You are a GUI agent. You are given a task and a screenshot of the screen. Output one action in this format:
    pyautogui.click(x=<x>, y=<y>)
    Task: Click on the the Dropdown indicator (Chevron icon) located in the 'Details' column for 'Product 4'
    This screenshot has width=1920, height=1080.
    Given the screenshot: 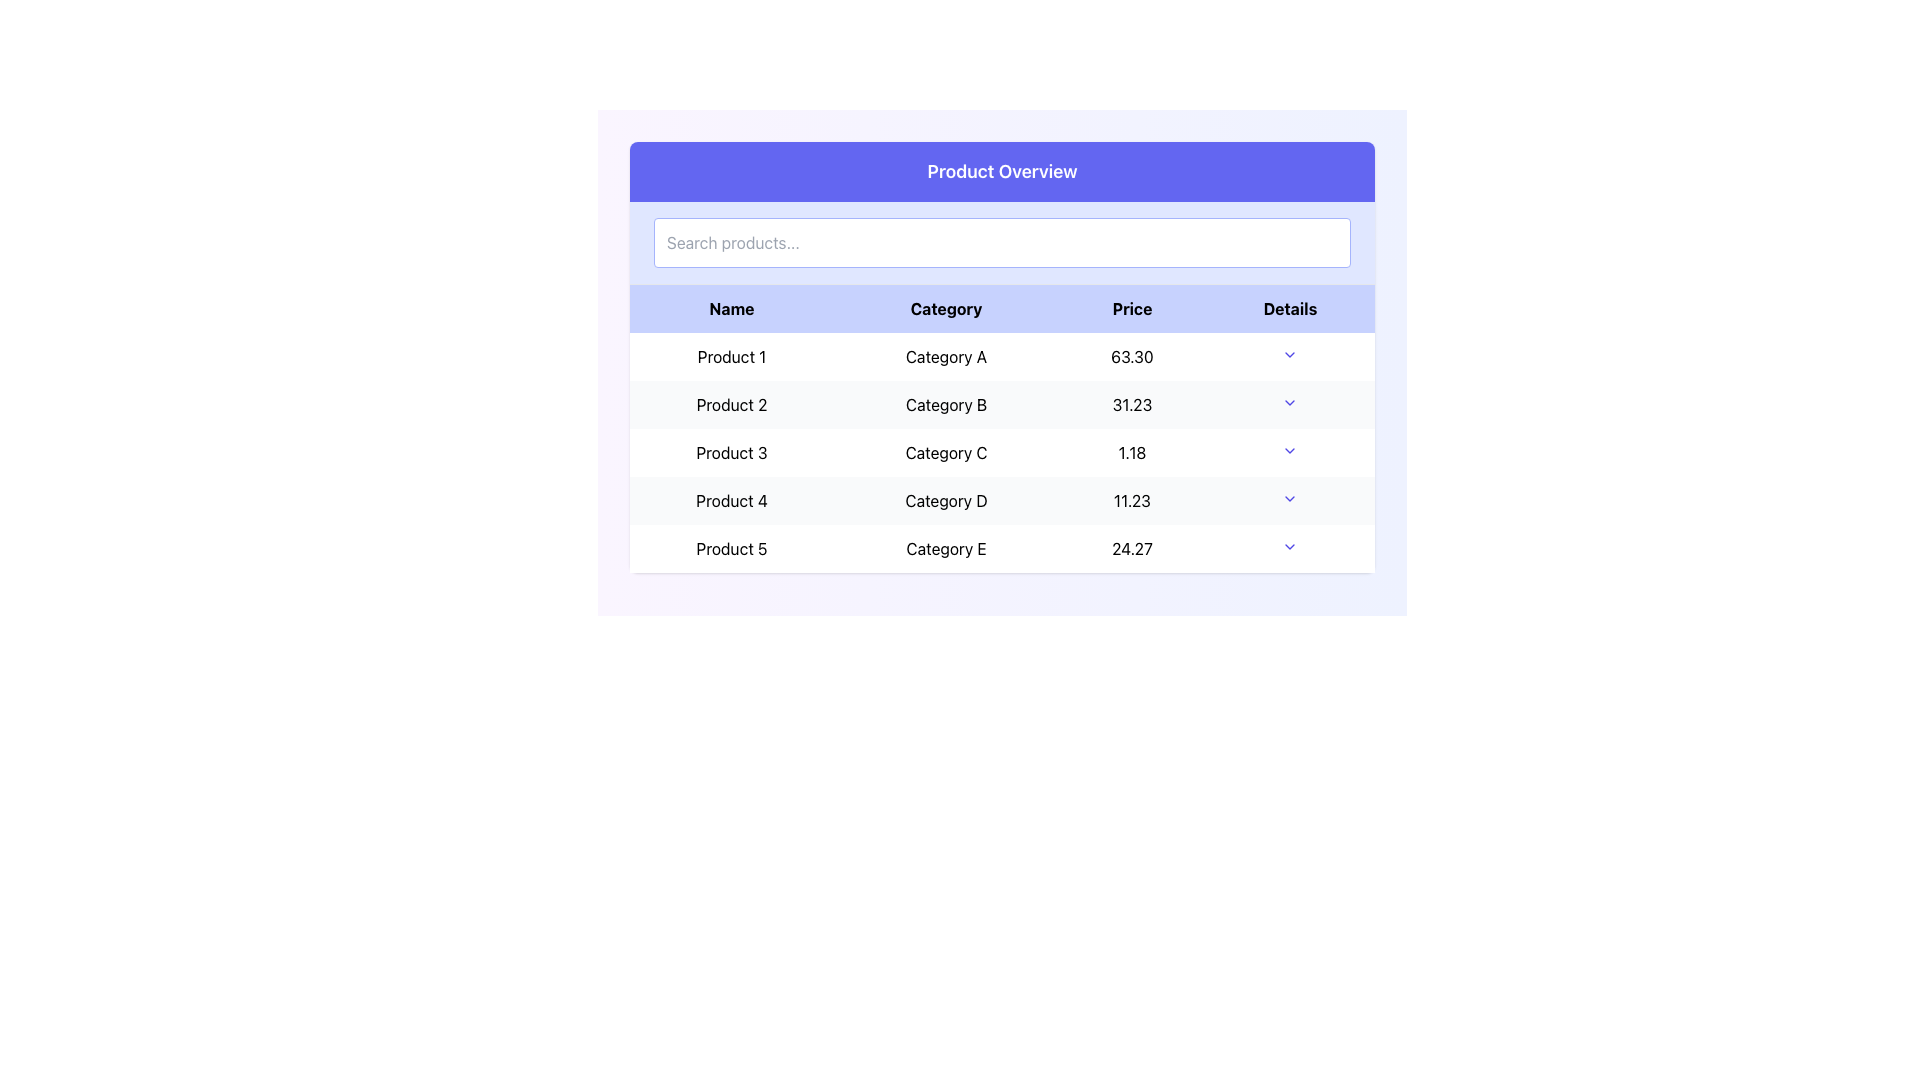 What is the action you would take?
    pyautogui.click(x=1290, y=497)
    